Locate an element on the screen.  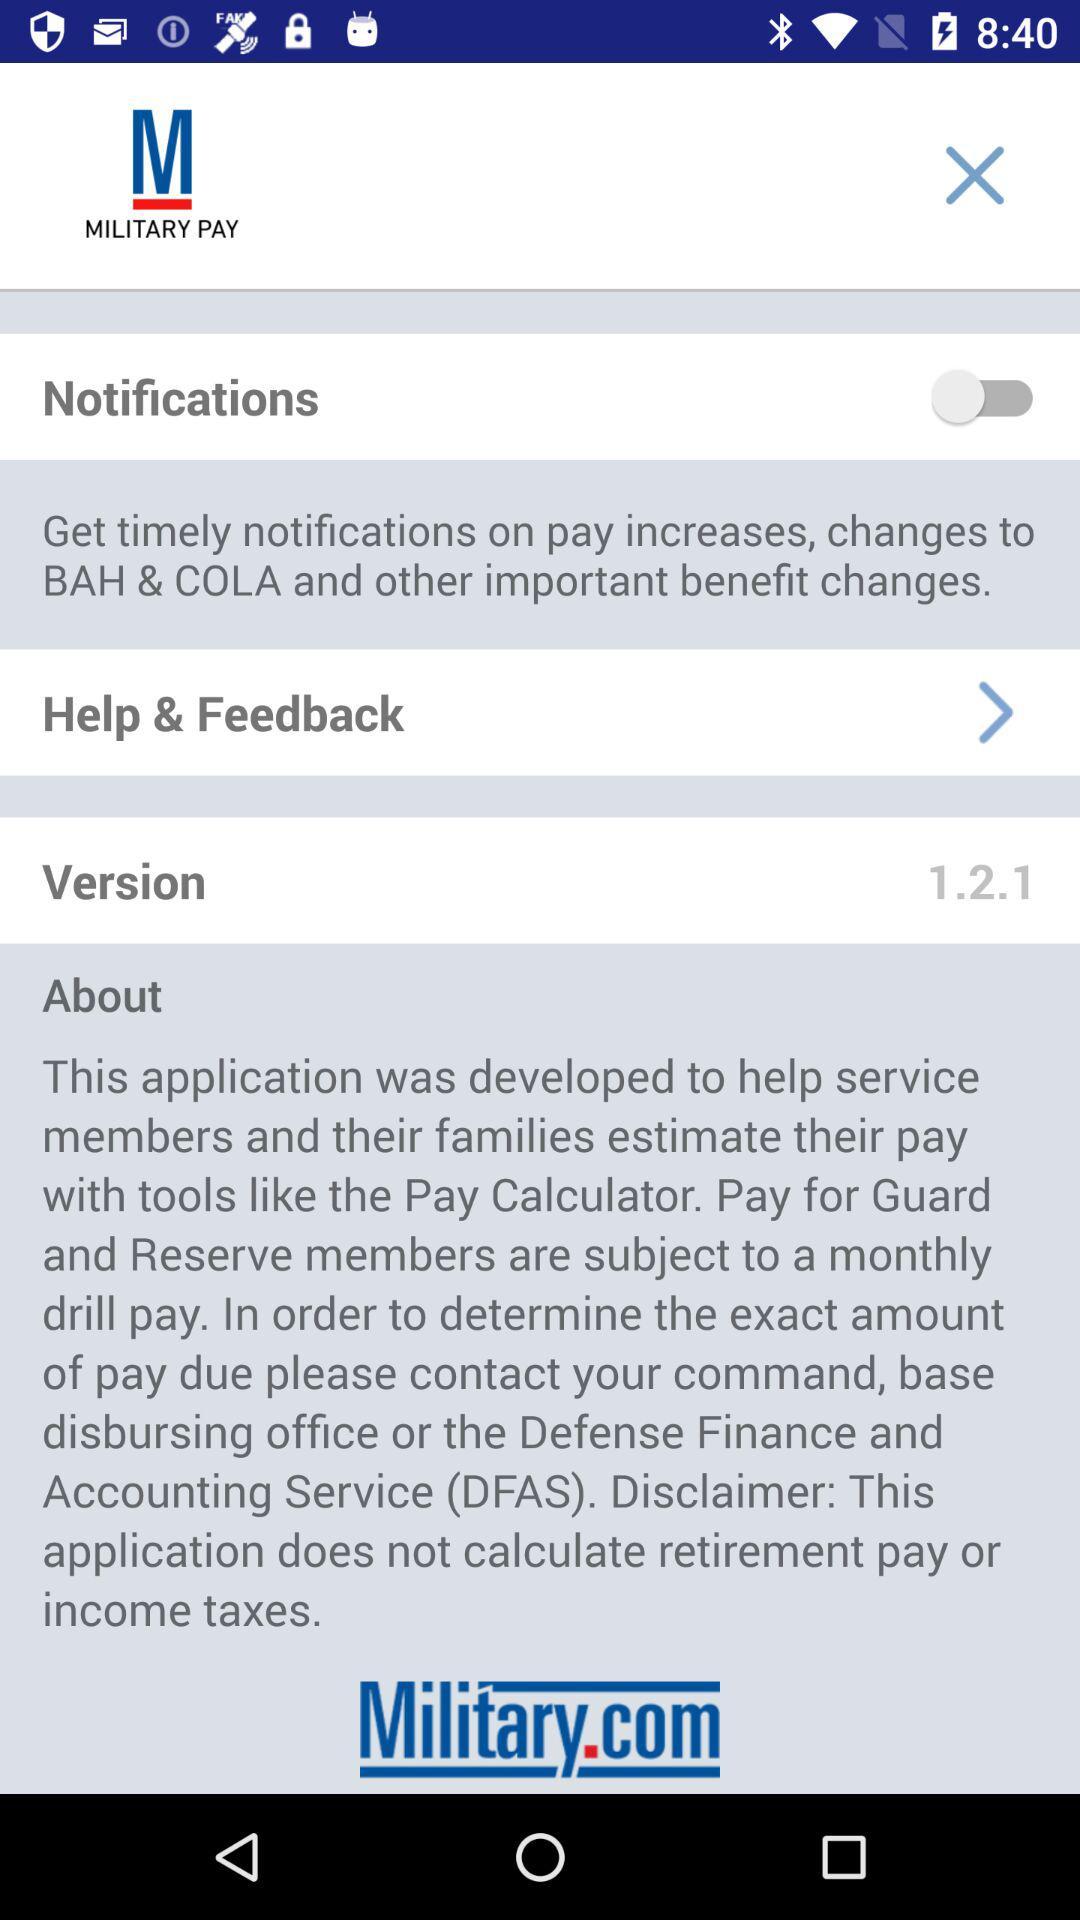
the notifications is located at coordinates (983, 396).